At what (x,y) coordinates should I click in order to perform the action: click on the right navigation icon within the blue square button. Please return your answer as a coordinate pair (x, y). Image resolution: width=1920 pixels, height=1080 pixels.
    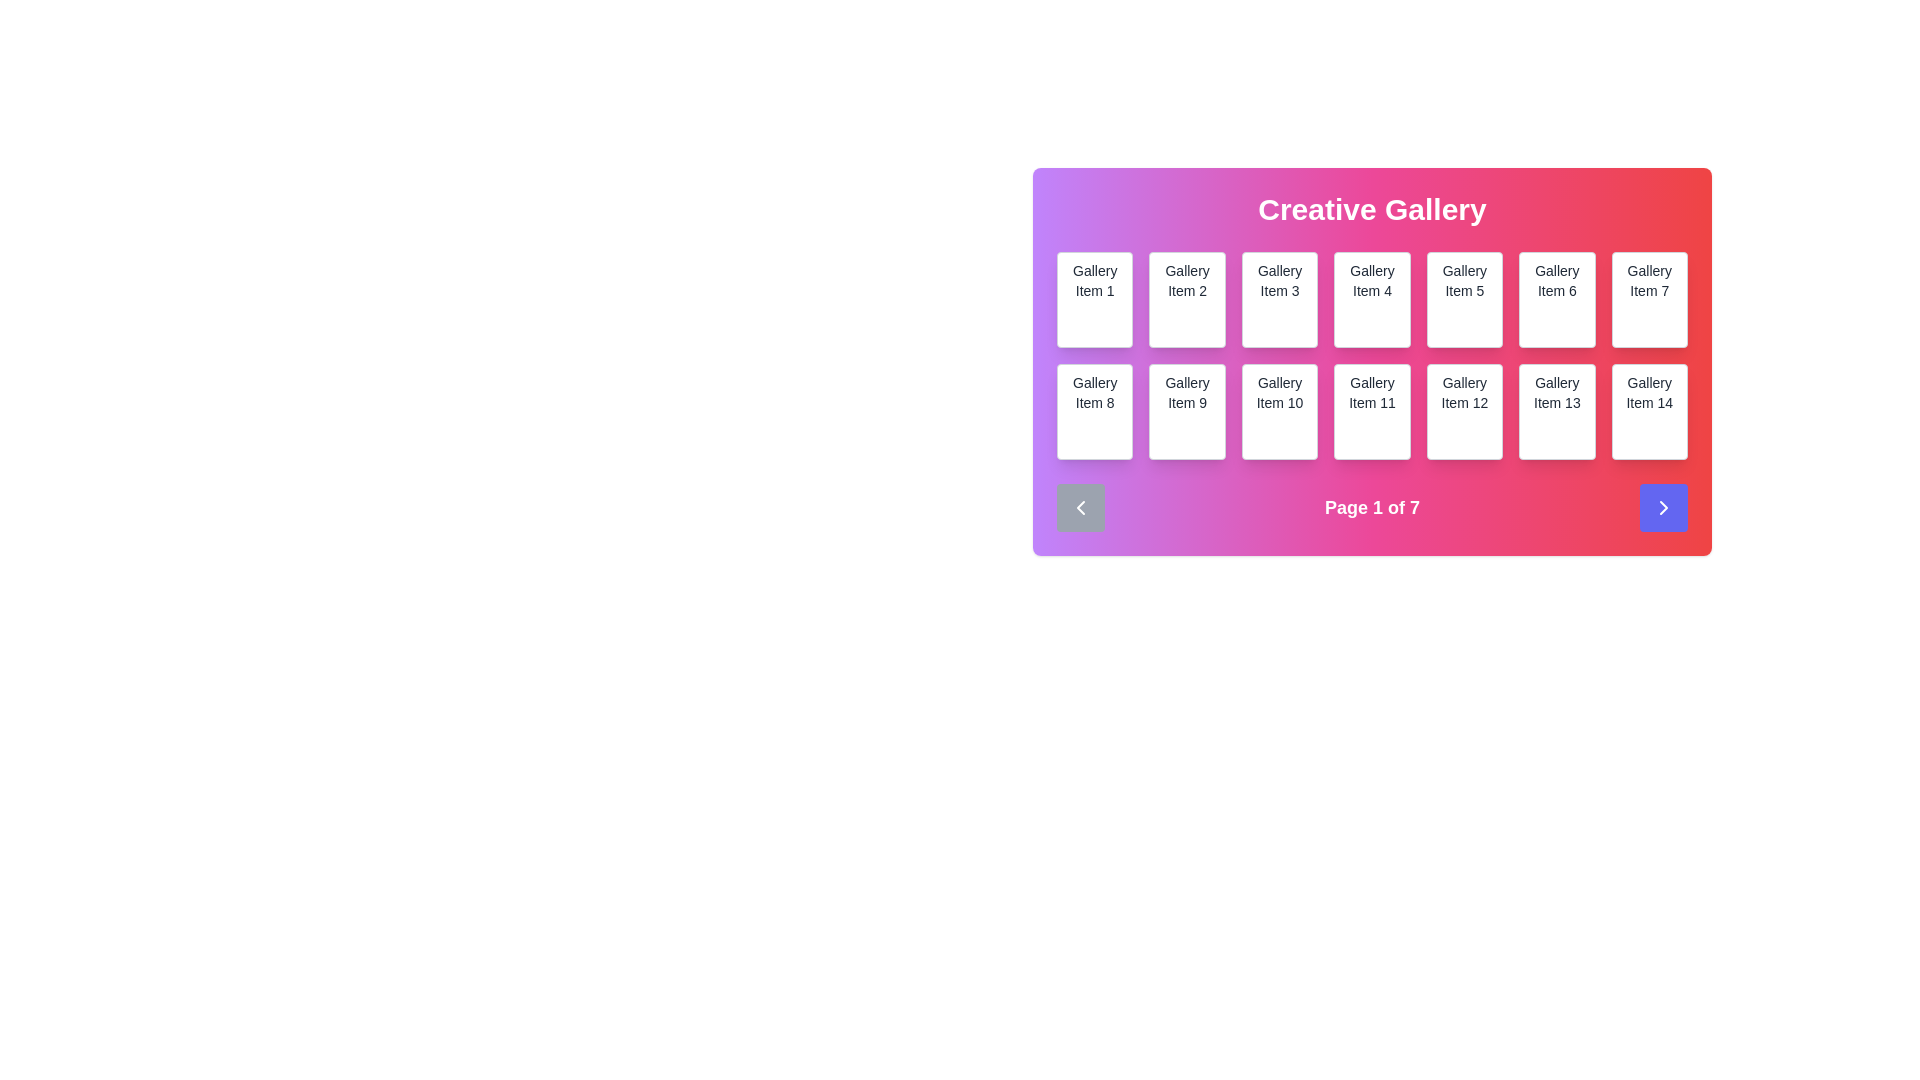
    Looking at the image, I should click on (1664, 507).